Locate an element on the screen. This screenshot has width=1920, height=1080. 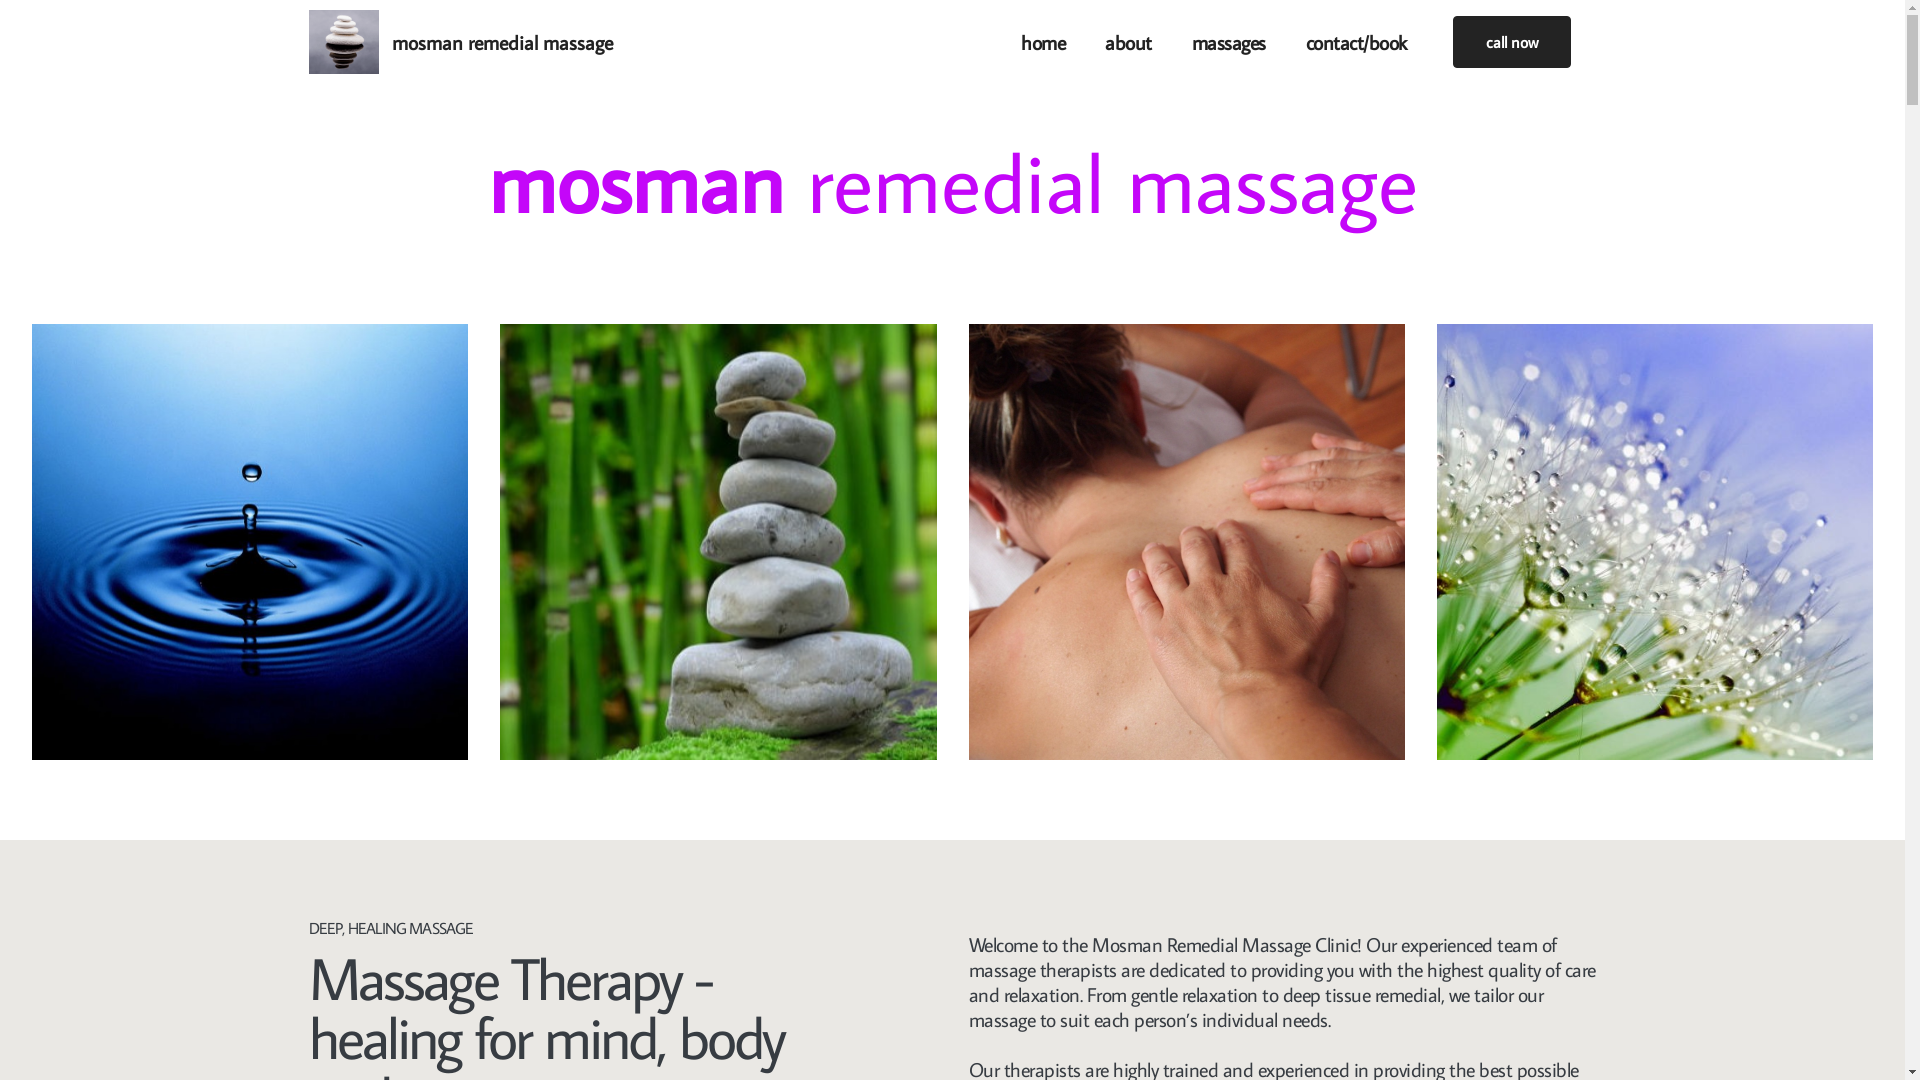
'massages' is located at coordinates (1227, 42).